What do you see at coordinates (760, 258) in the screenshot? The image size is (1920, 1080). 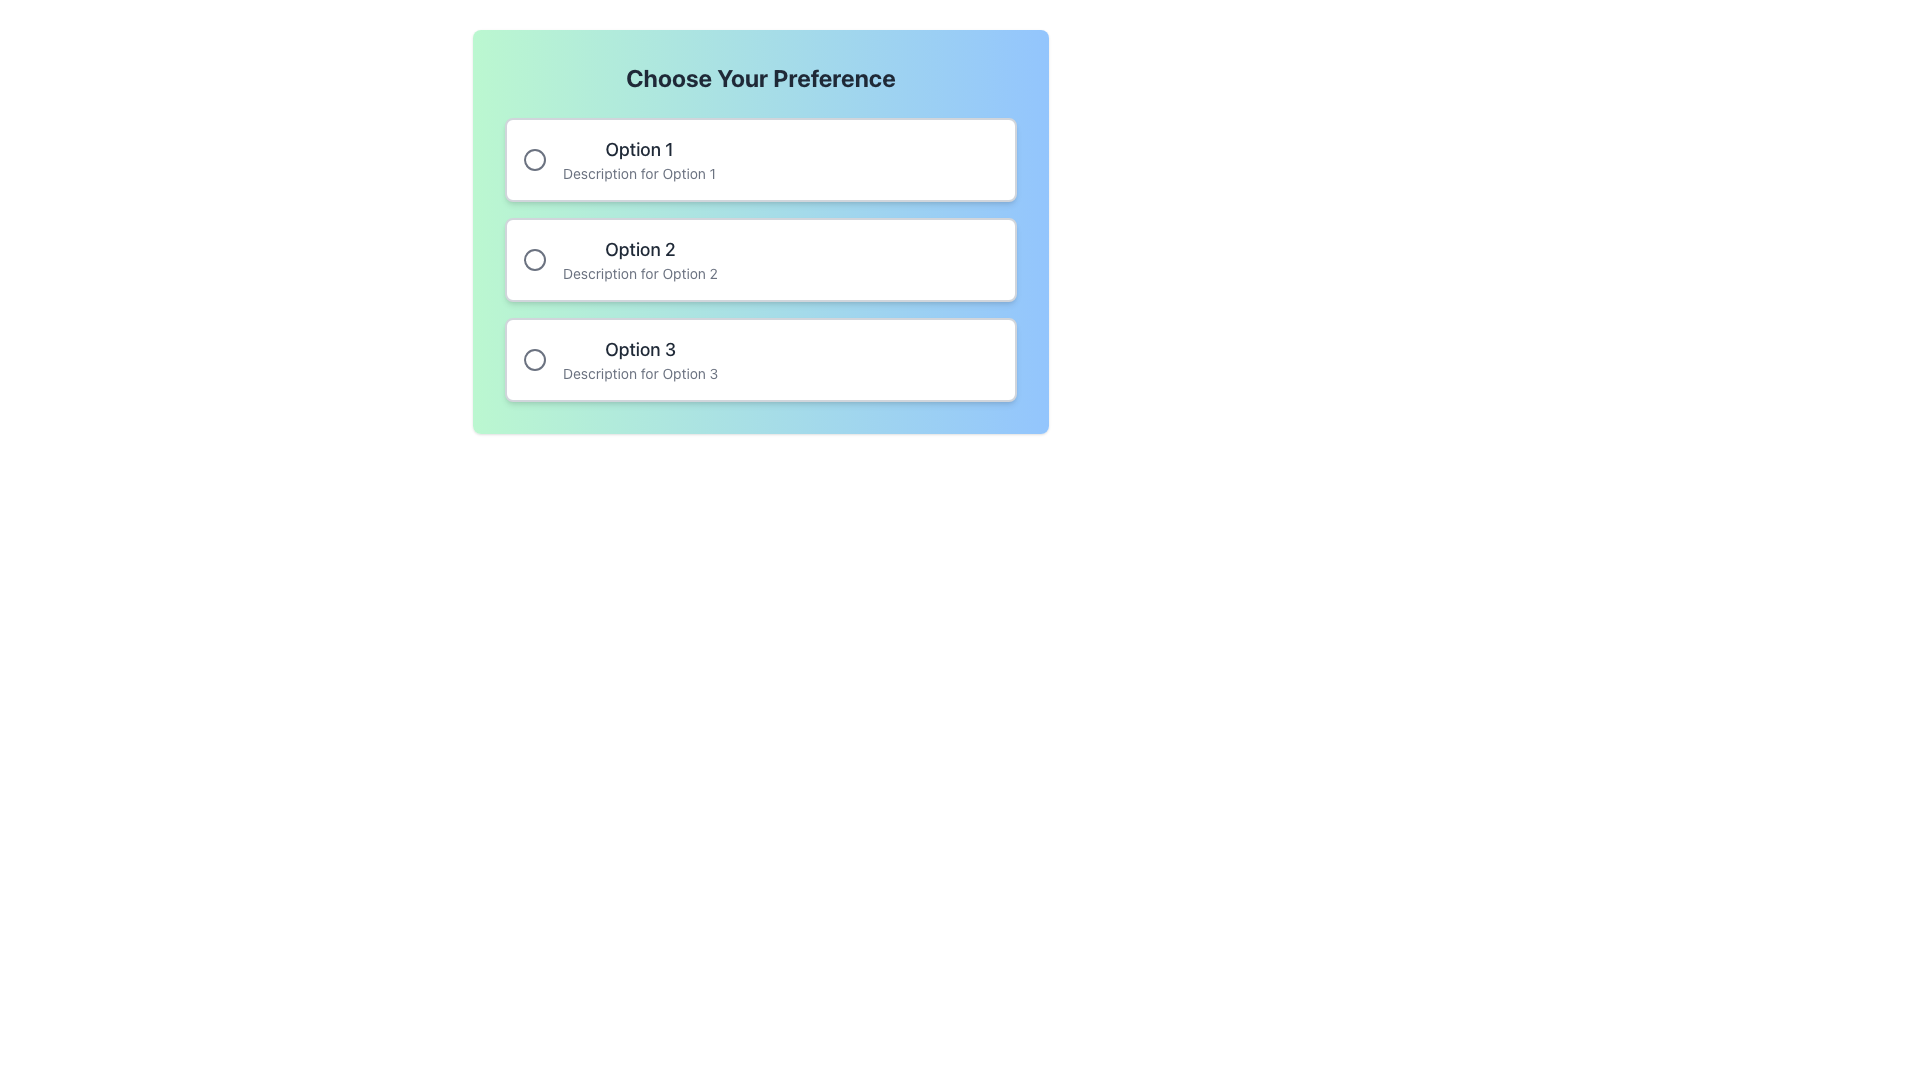 I see `the second option box containing the radio button labeled 'Option 2'` at bounding box center [760, 258].